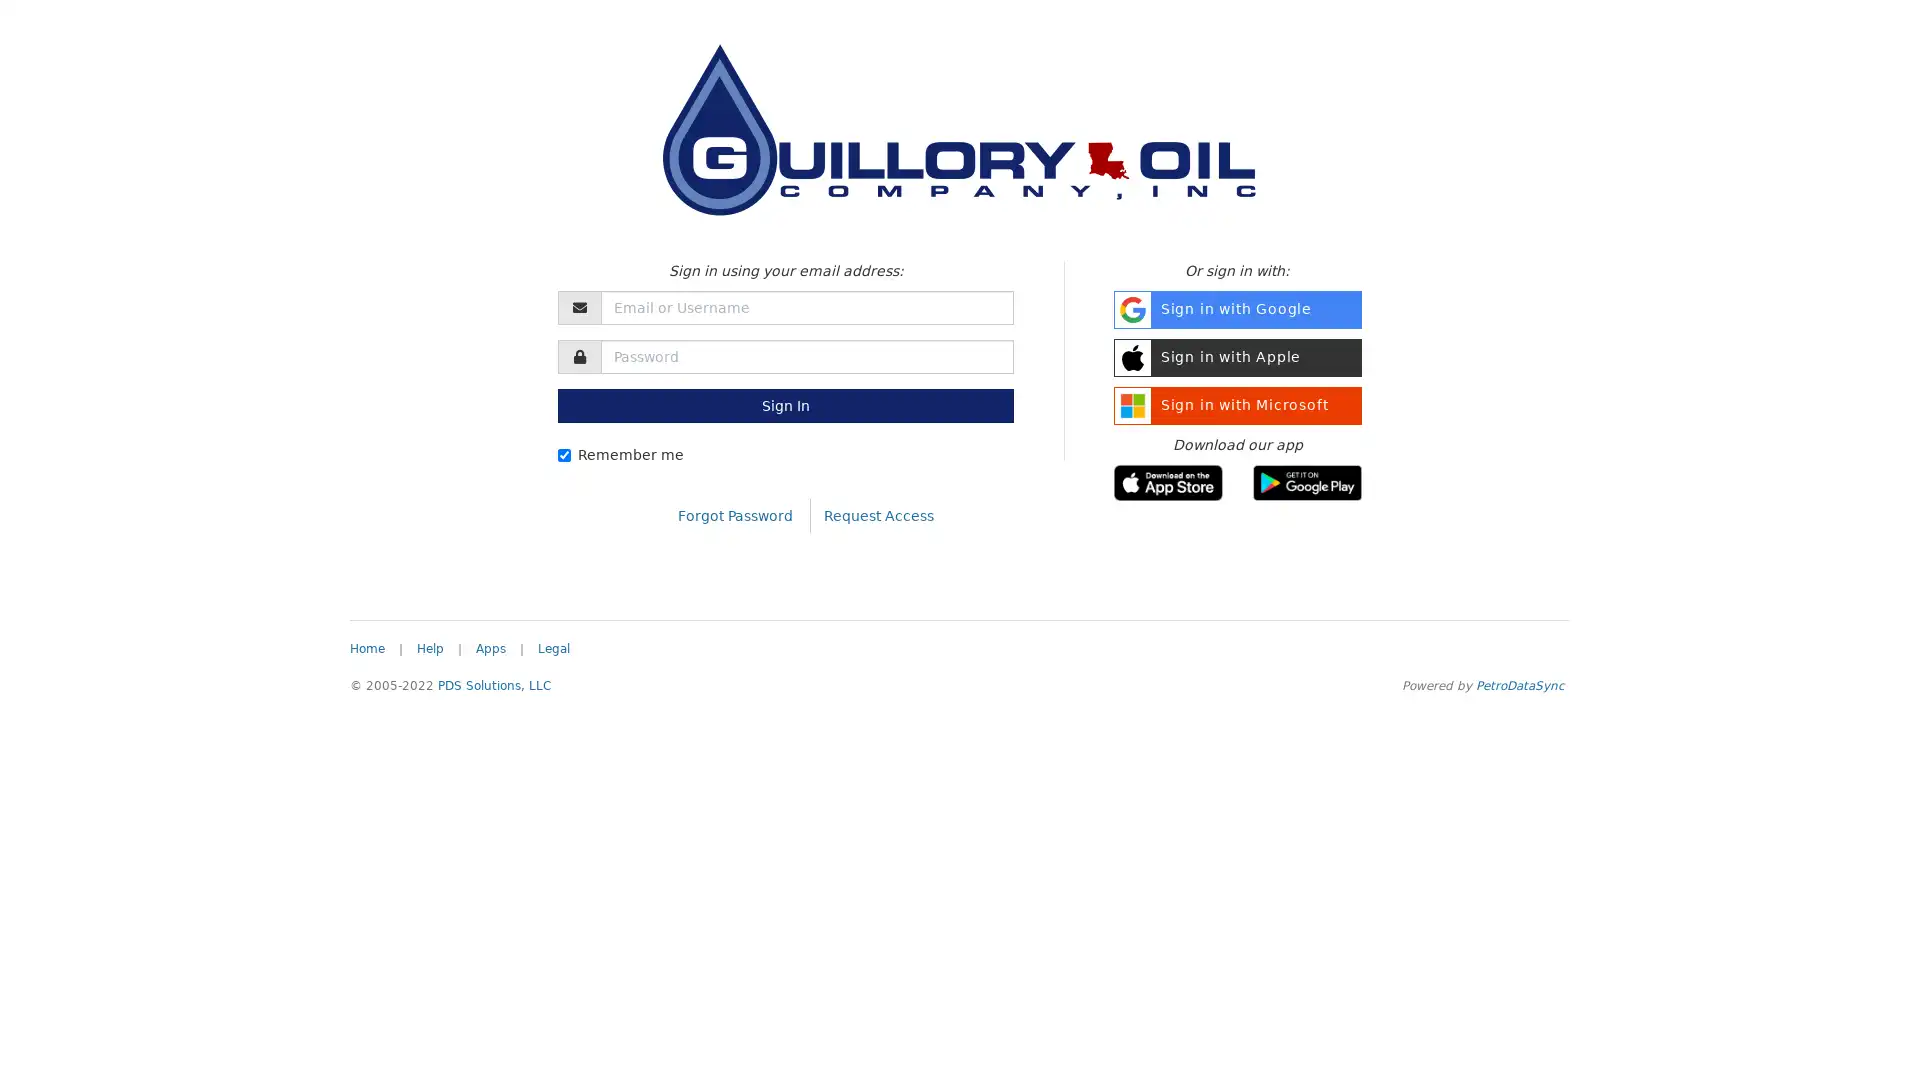 The height and width of the screenshot is (1080, 1920). Describe the element at coordinates (733, 514) in the screenshot. I see `Forgot Password` at that location.